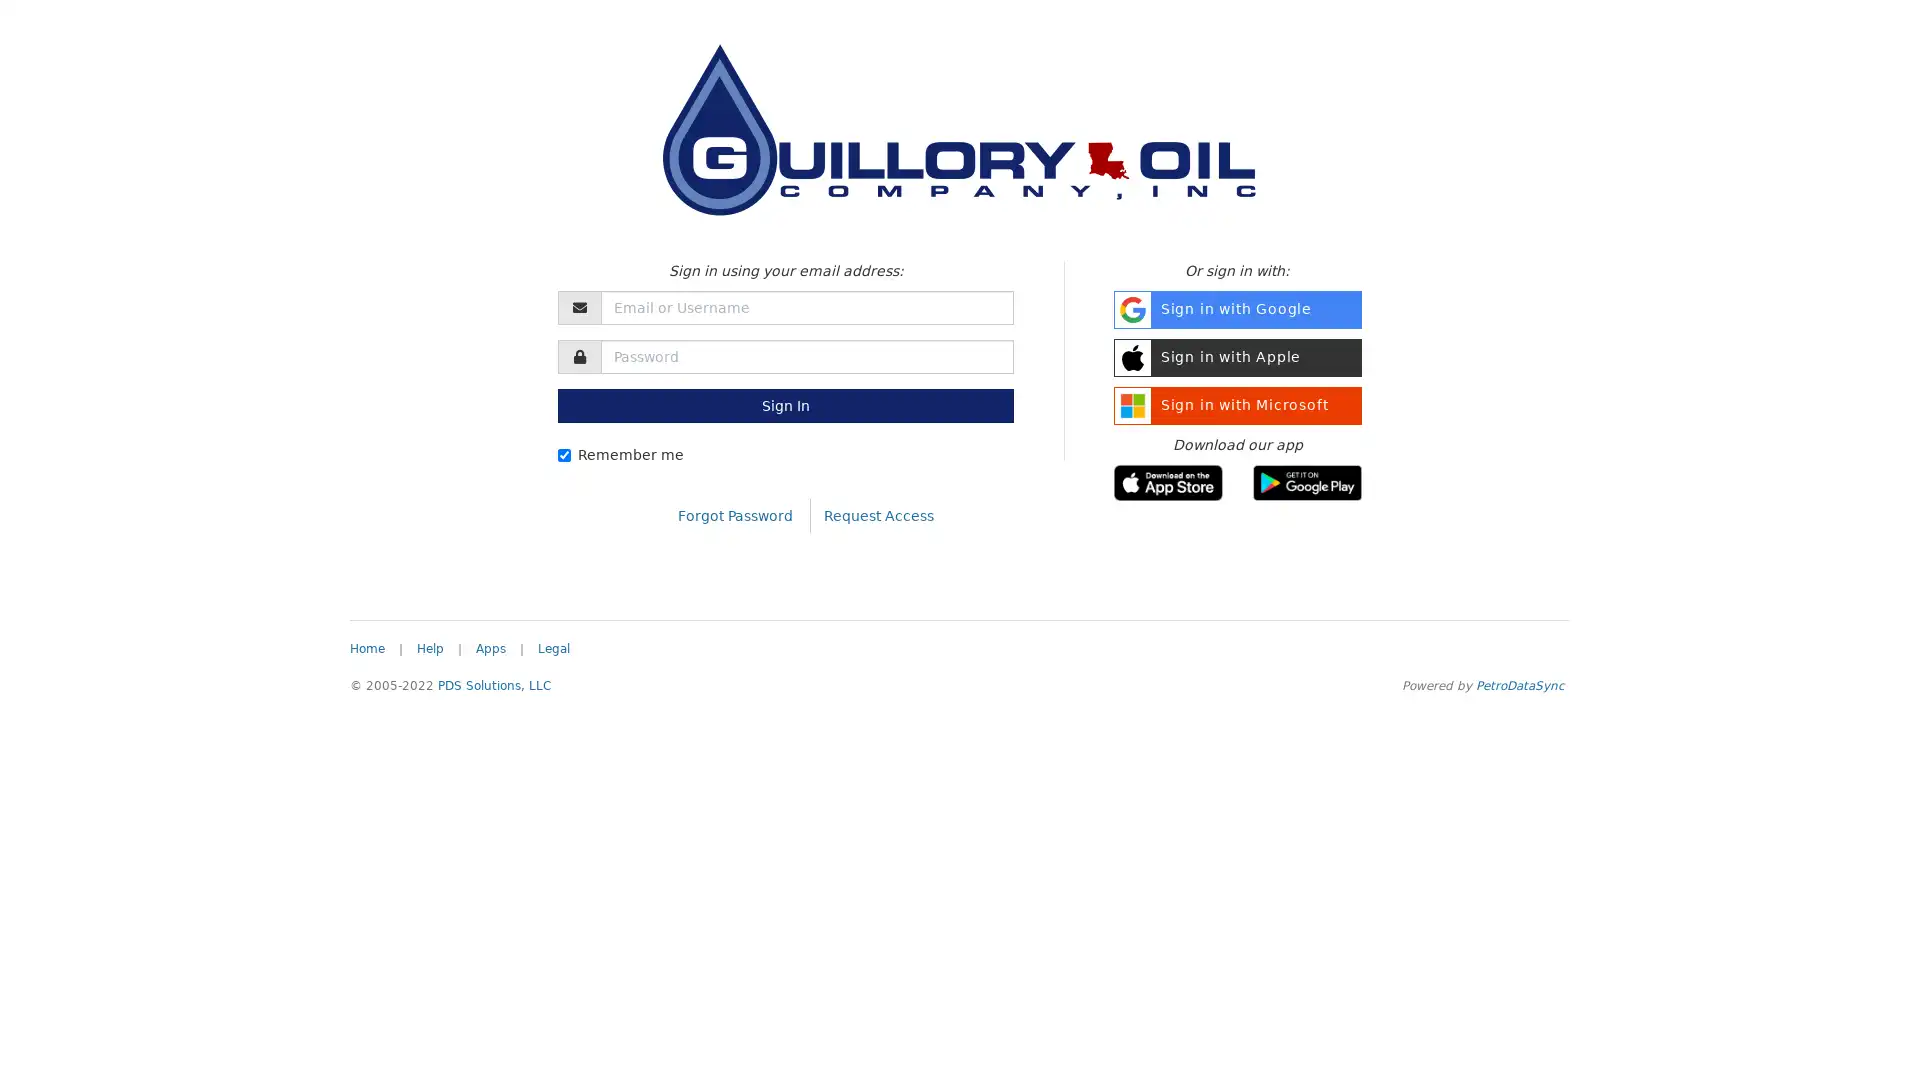 The height and width of the screenshot is (1080, 1920). Describe the element at coordinates (733, 514) in the screenshot. I see `Forgot Password` at that location.